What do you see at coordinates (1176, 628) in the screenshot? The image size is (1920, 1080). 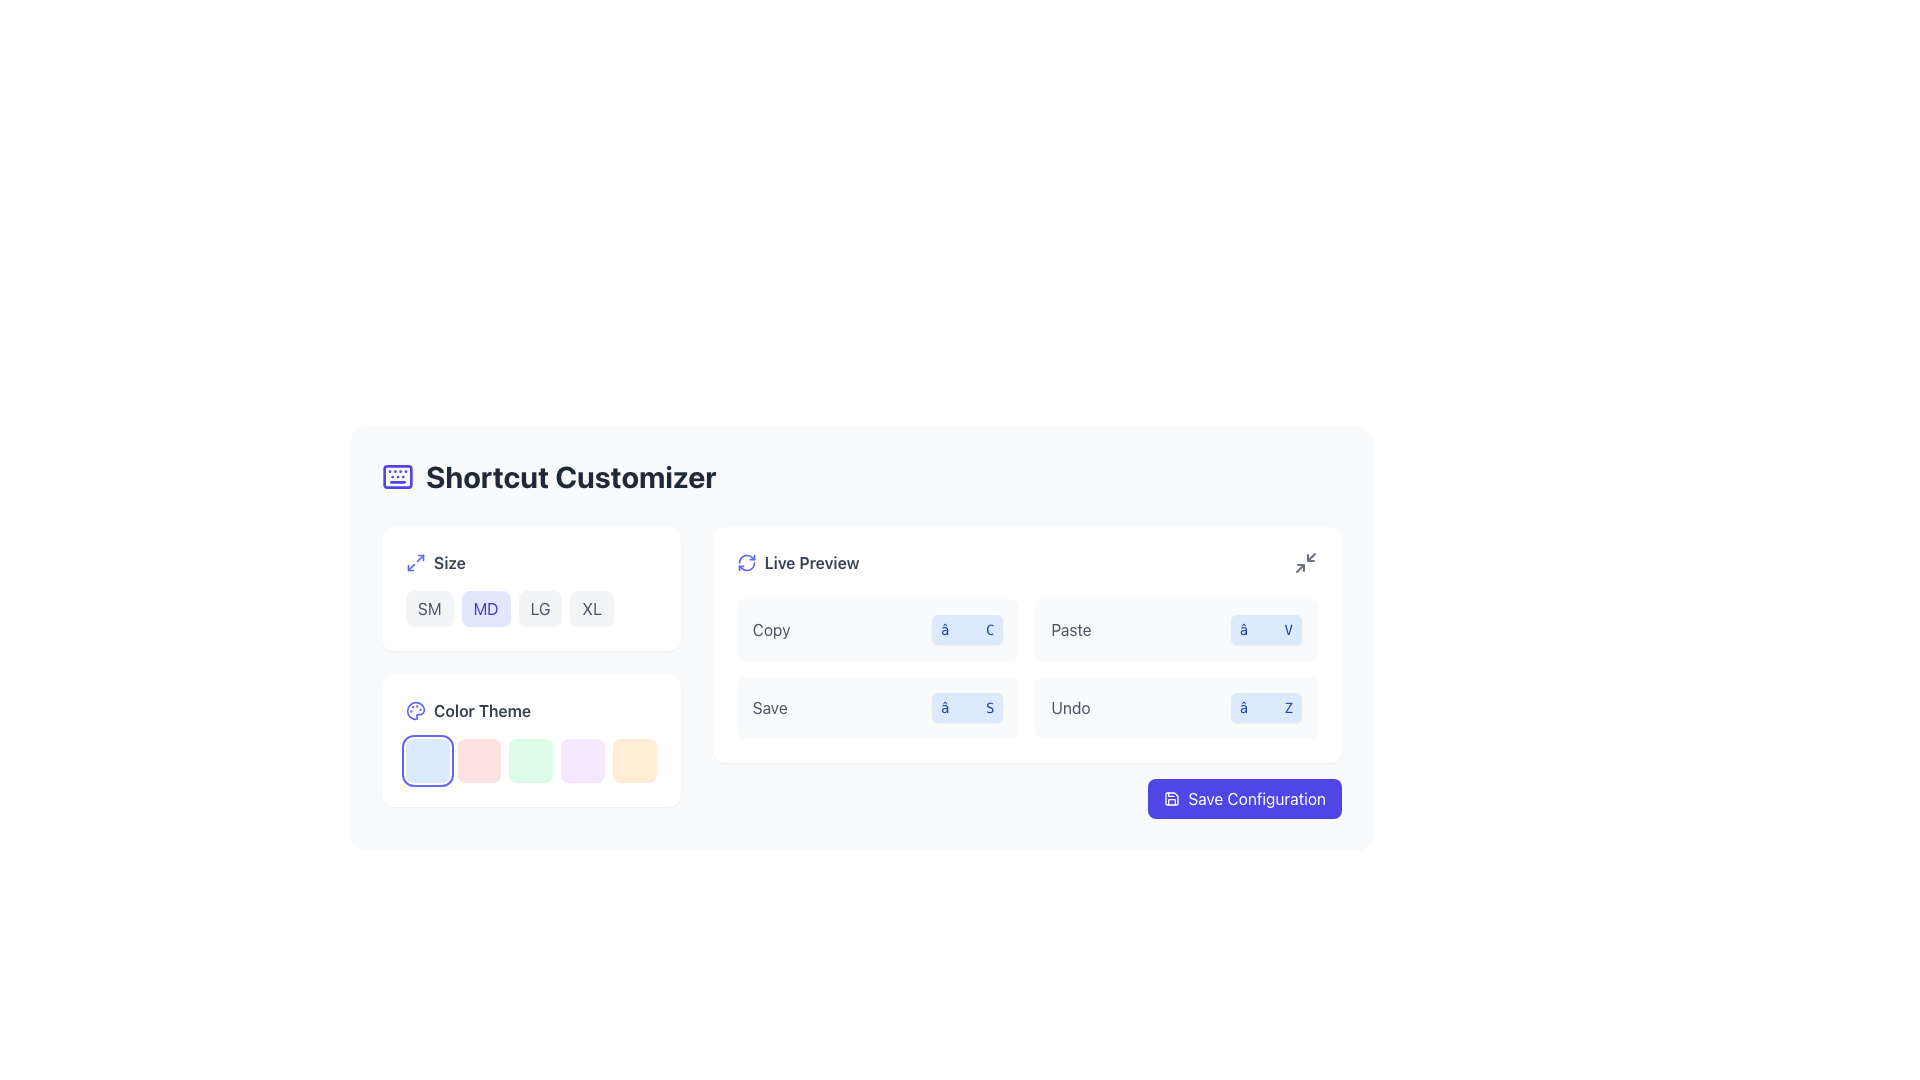 I see `the 'Paste' shortcut configuration option labeled with '⌘ V' in the 'Live Preview' section, which is positioned between 'Copy' and 'Save'` at bounding box center [1176, 628].